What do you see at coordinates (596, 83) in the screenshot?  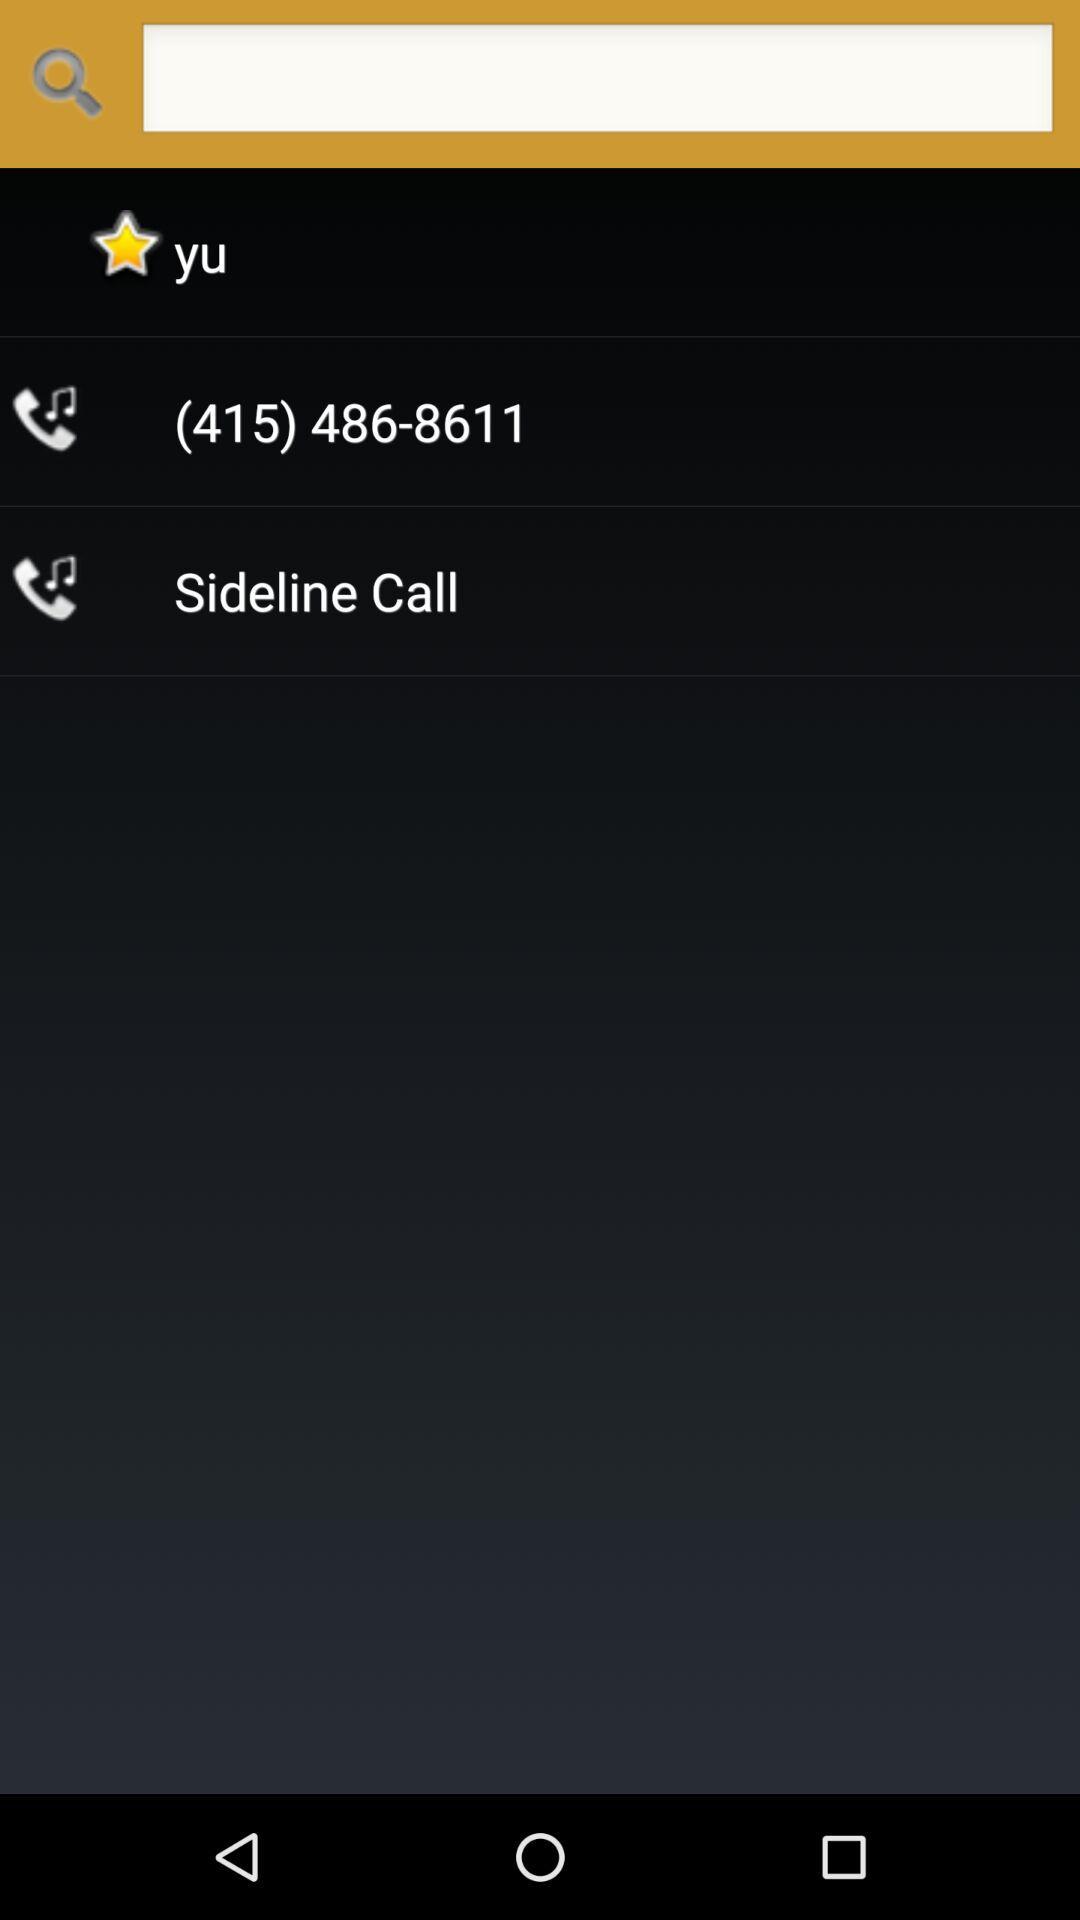 I see `search` at bounding box center [596, 83].